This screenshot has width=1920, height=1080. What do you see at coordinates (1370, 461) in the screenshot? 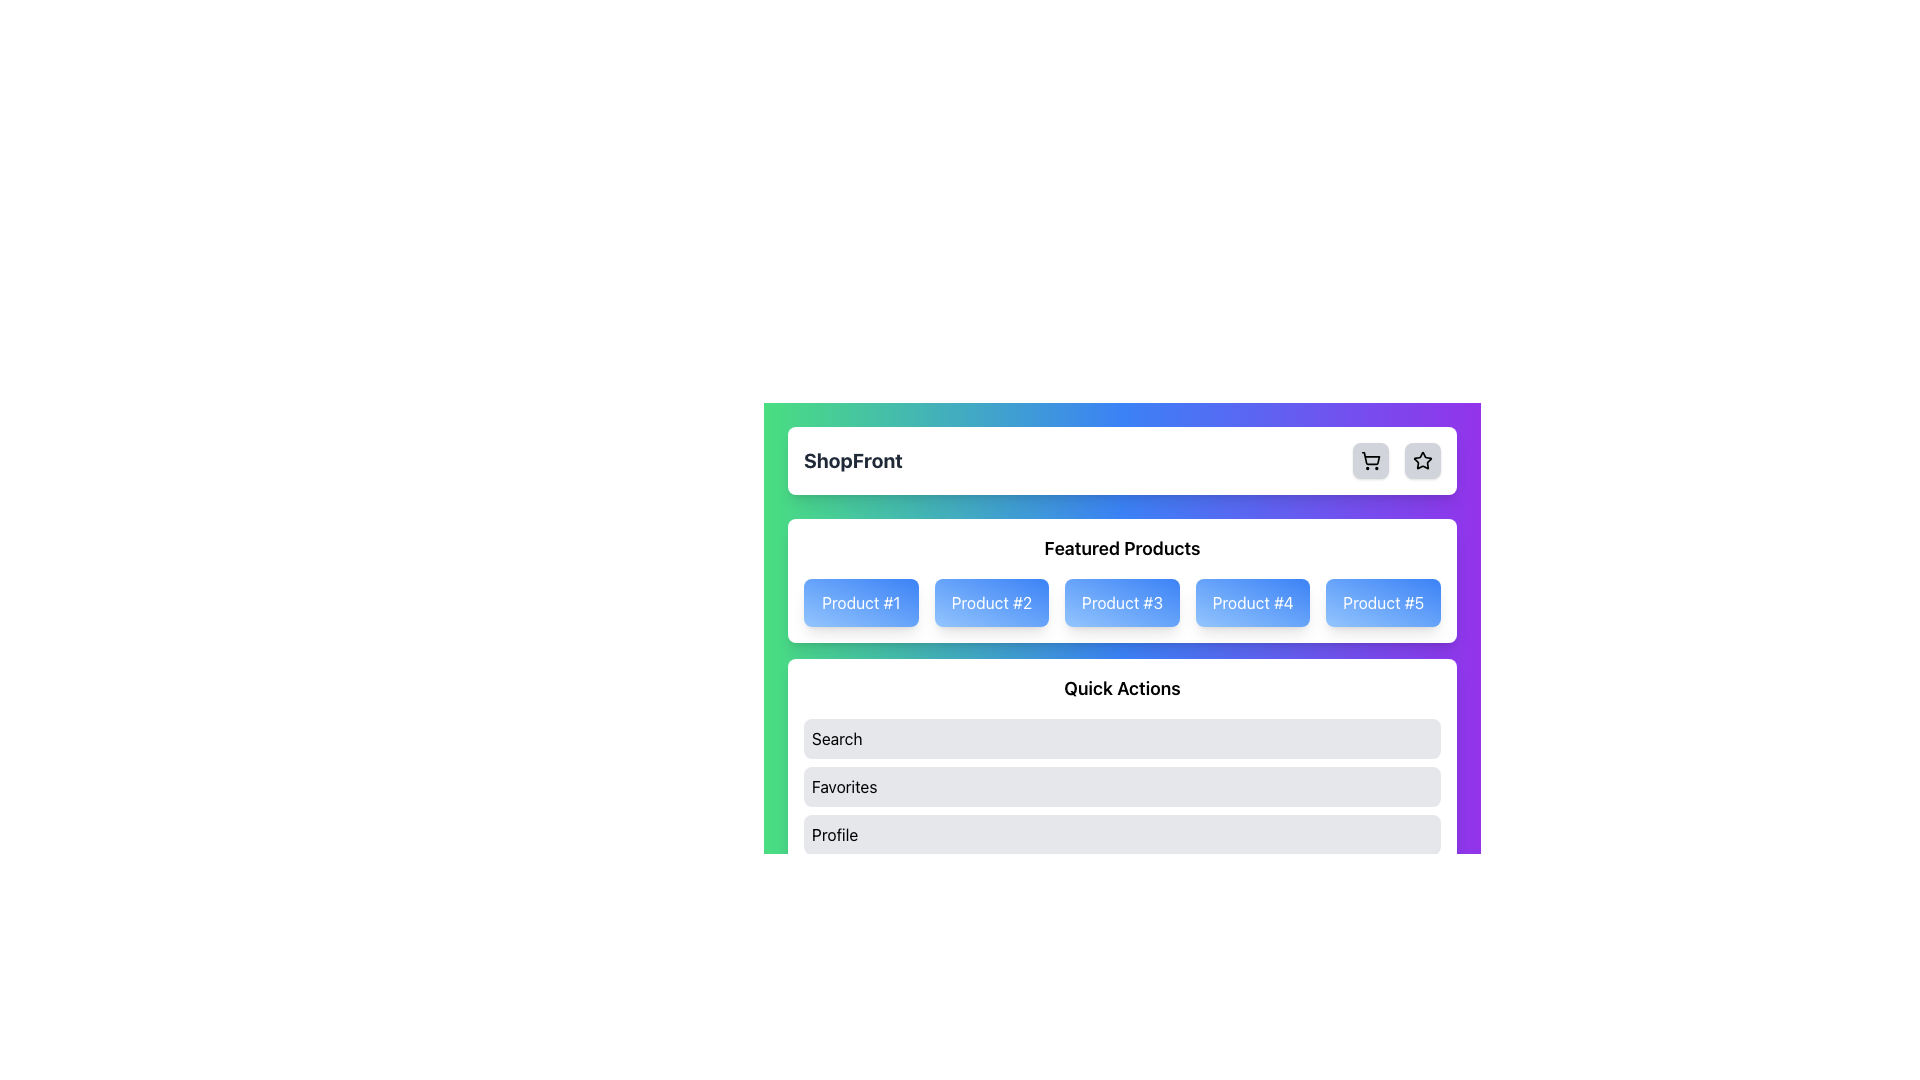
I see `the small, rounded rectangular button with a light gray background and a black shopping cart icon` at bounding box center [1370, 461].